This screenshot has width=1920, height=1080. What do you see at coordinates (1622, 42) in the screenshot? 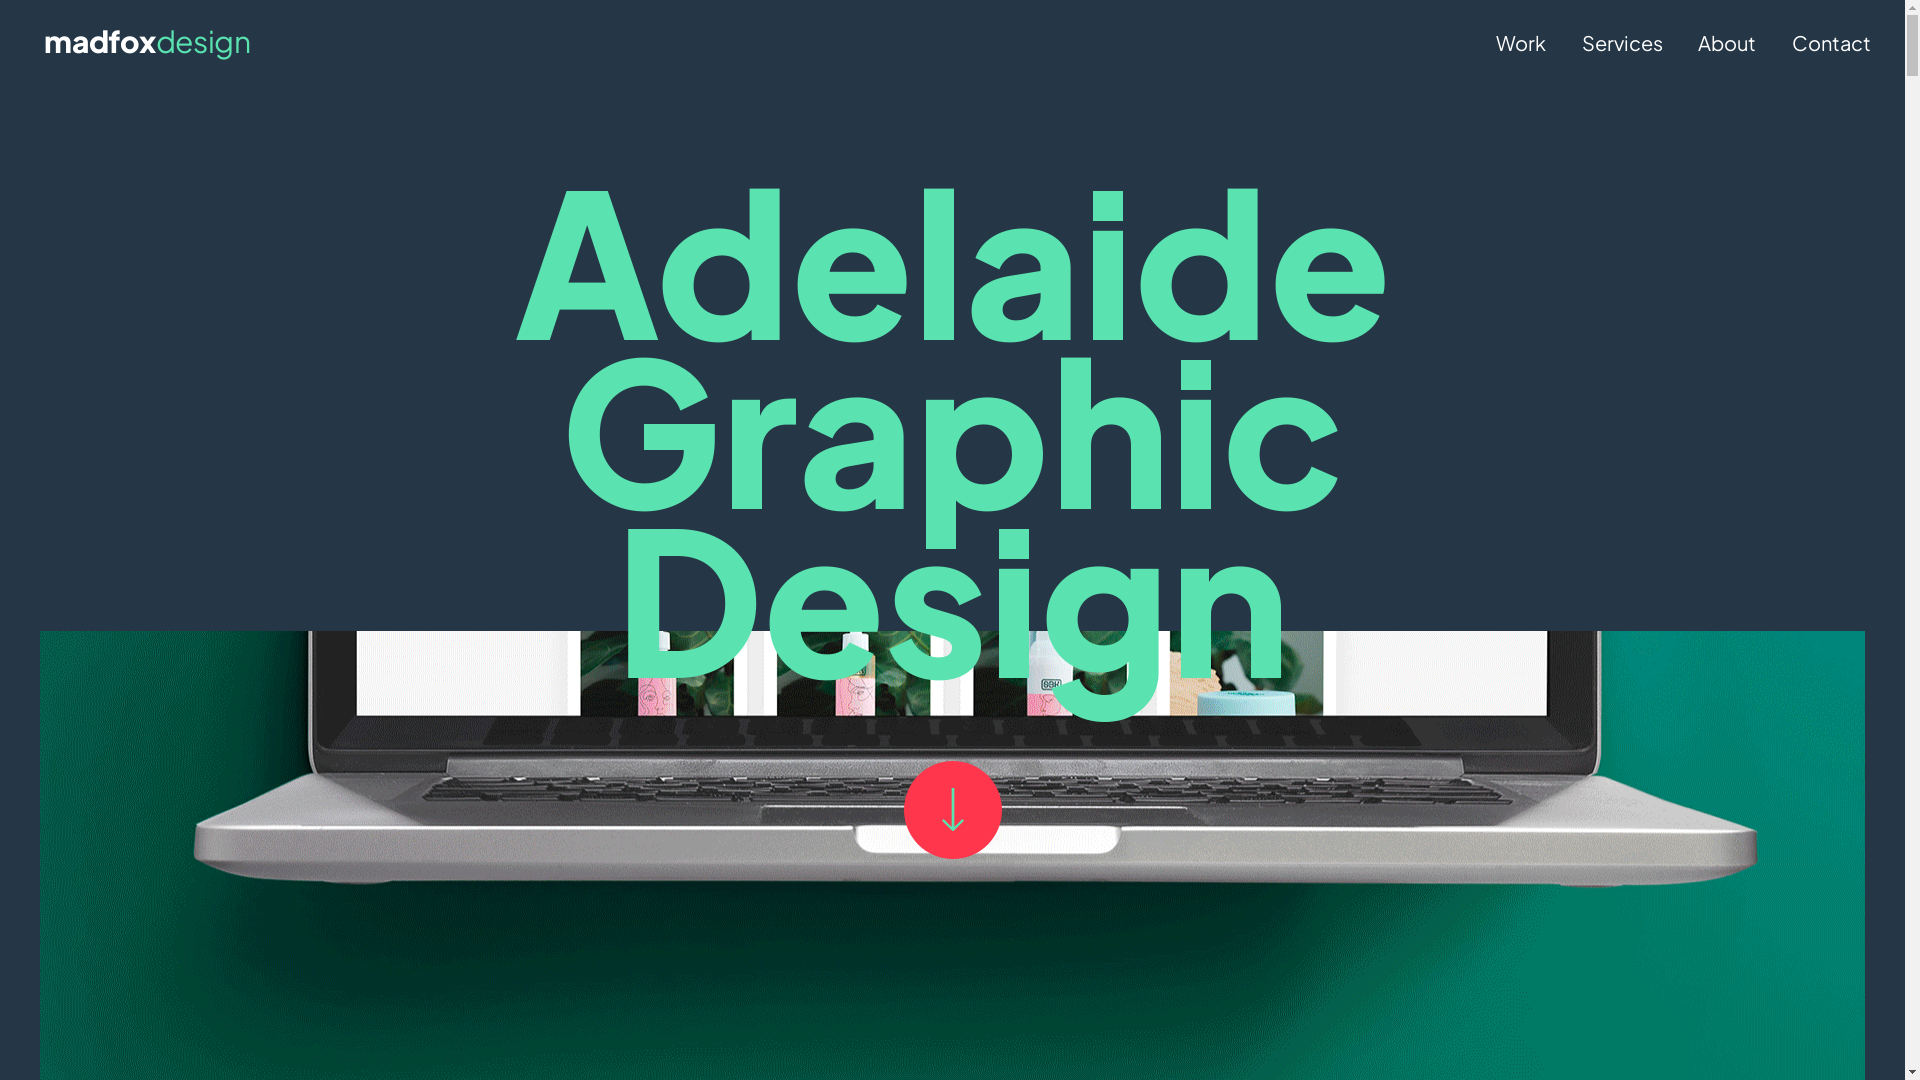
I see `'Services'` at bounding box center [1622, 42].